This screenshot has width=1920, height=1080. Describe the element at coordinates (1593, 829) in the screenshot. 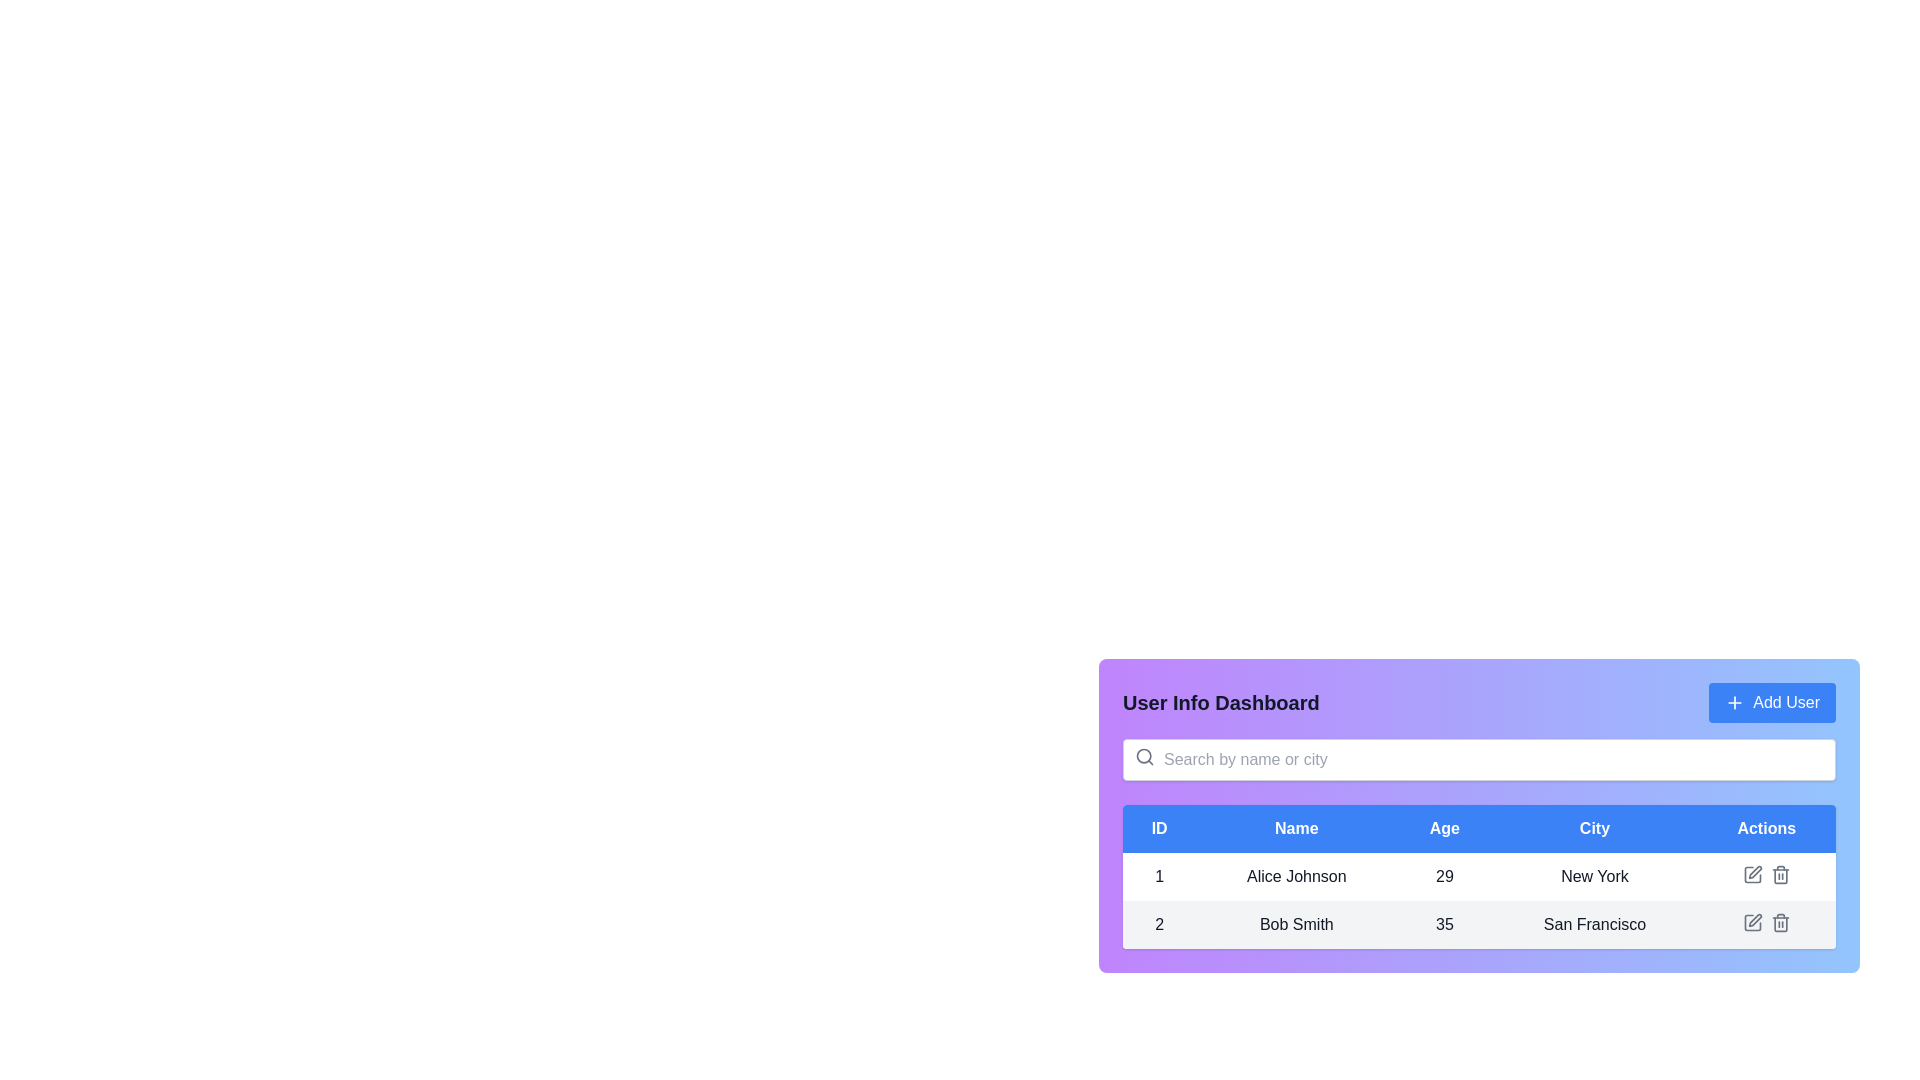

I see `the blue rectangular tab labeled 'City' which is the fourth tab in the header of the user data table` at that location.